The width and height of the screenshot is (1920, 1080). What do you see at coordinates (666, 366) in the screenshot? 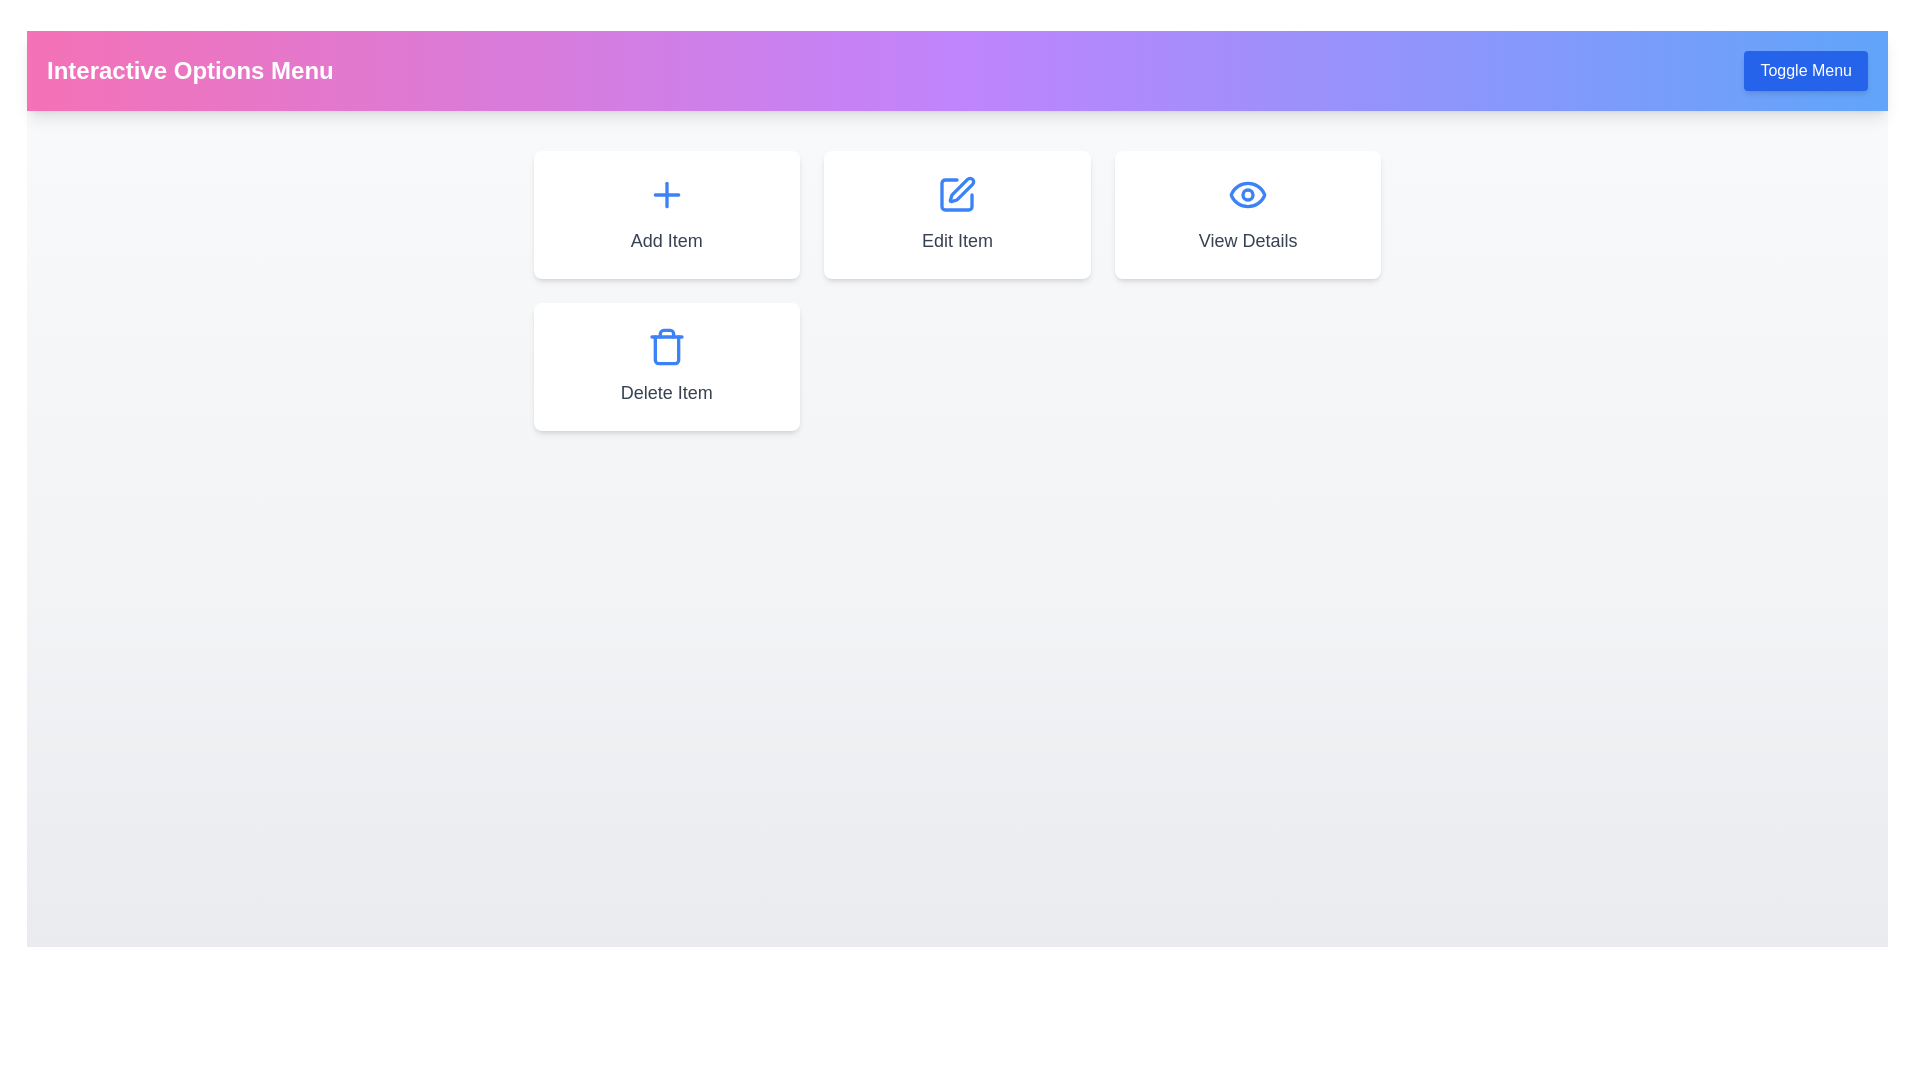
I see `the 'Delete Item' button` at bounding box center [666, 366].